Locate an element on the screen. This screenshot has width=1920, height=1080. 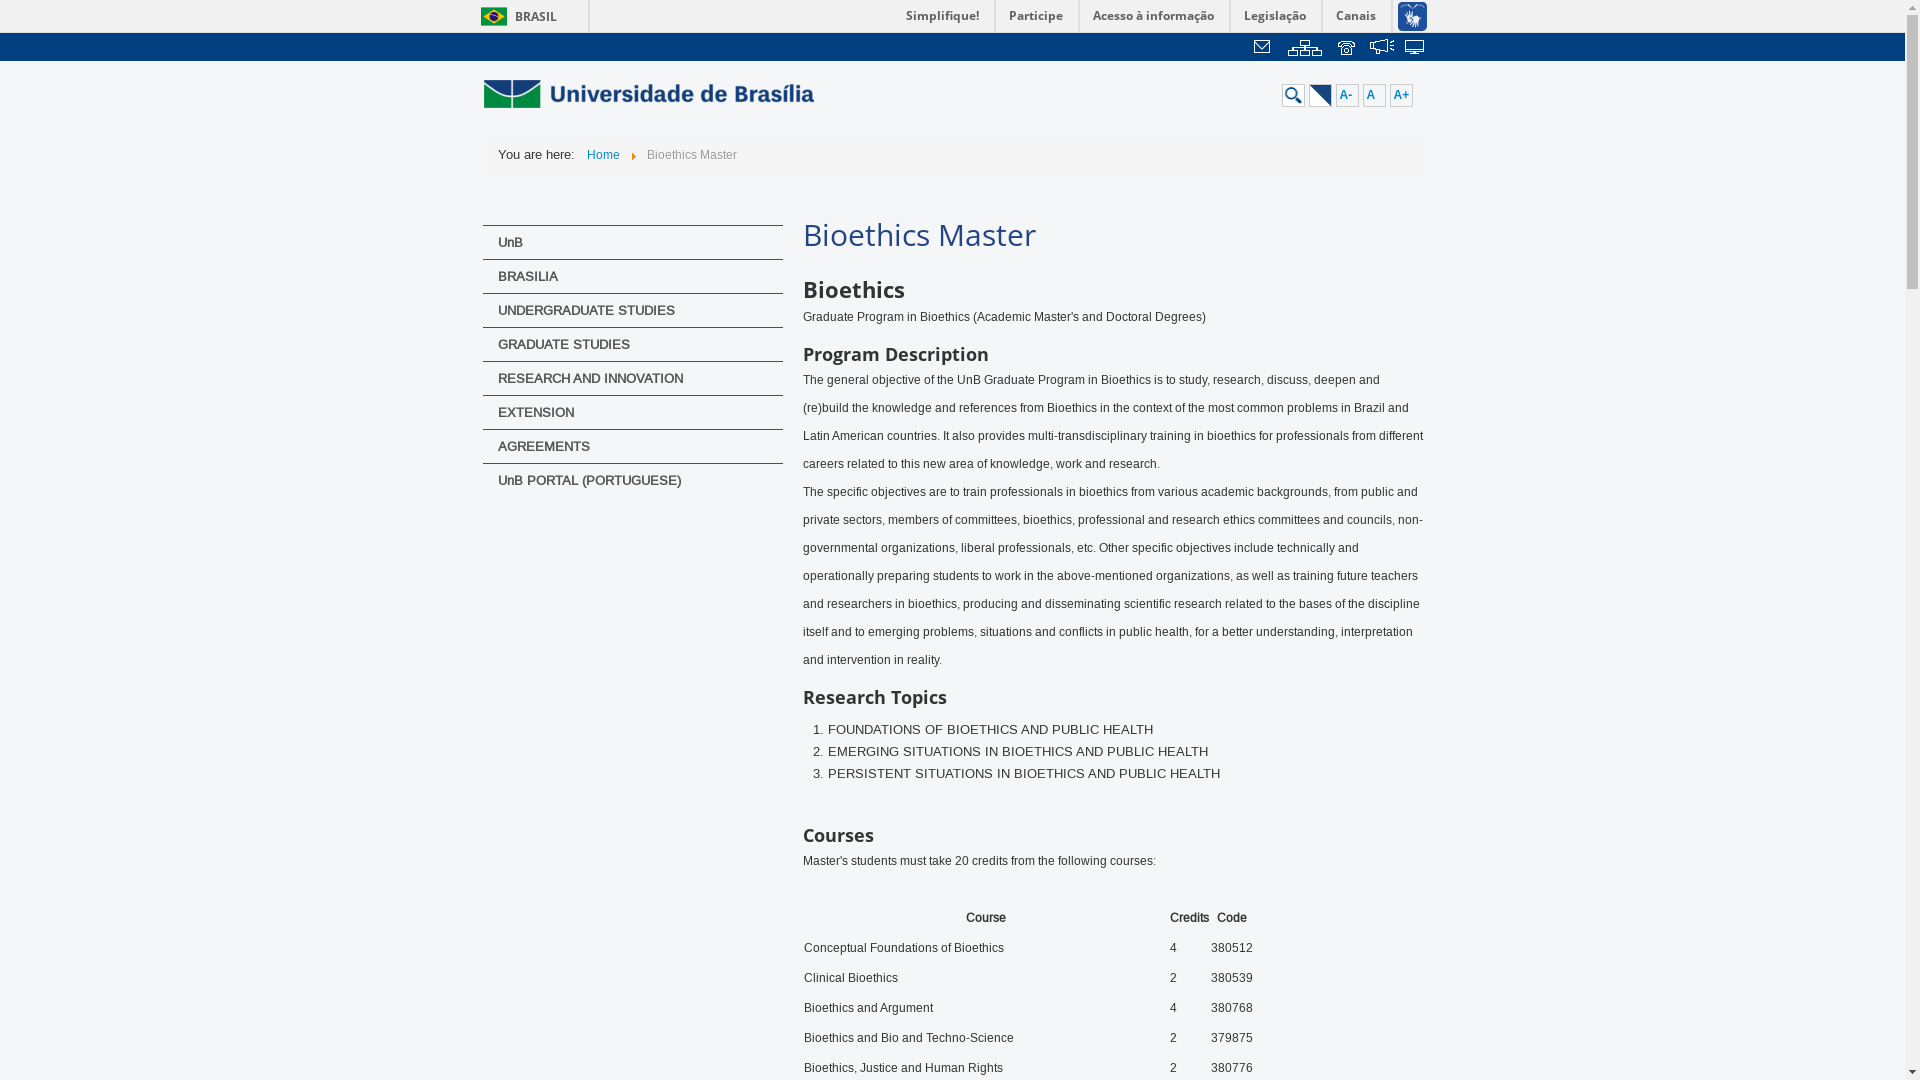
'Webmail' is located at coordinates (1262, 48).